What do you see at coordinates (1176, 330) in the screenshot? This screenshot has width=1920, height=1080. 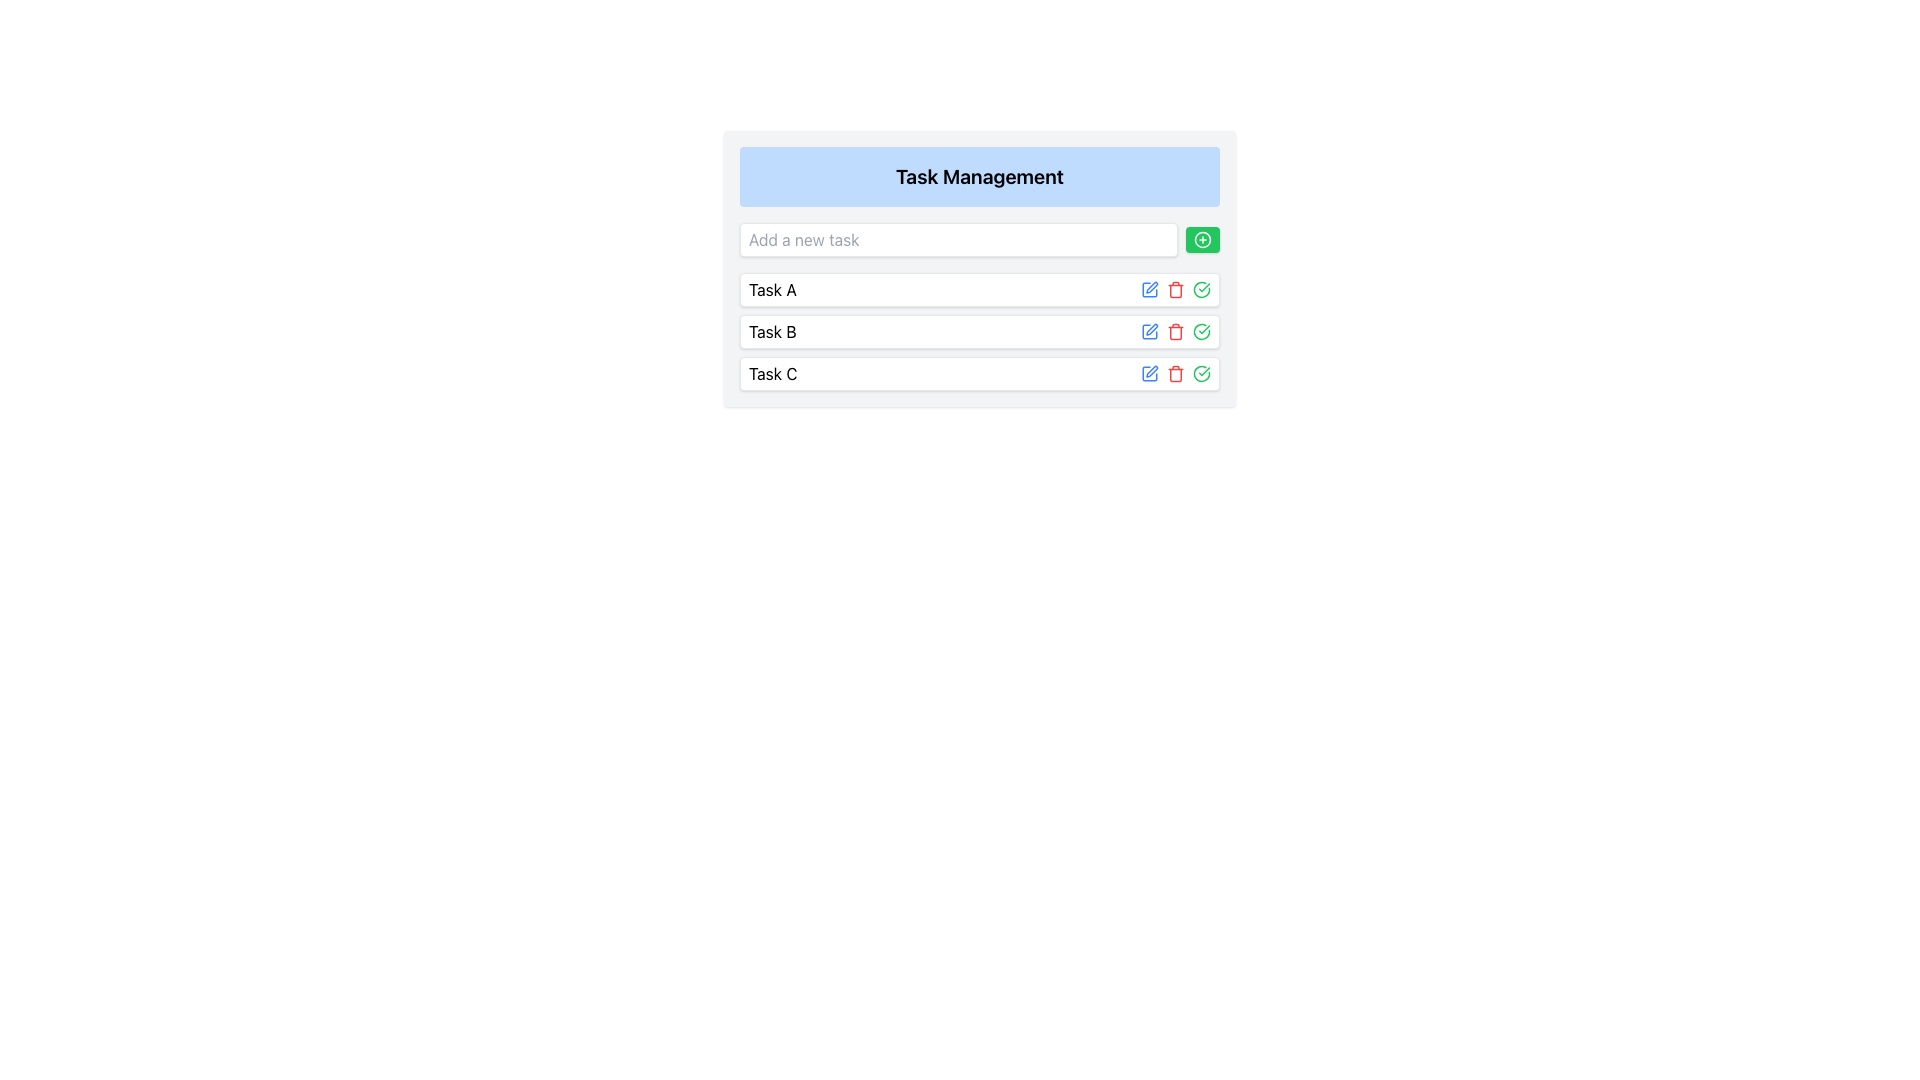 I see `the red trash can button in the 'Task B' row` at bounding box center [1176, 330].